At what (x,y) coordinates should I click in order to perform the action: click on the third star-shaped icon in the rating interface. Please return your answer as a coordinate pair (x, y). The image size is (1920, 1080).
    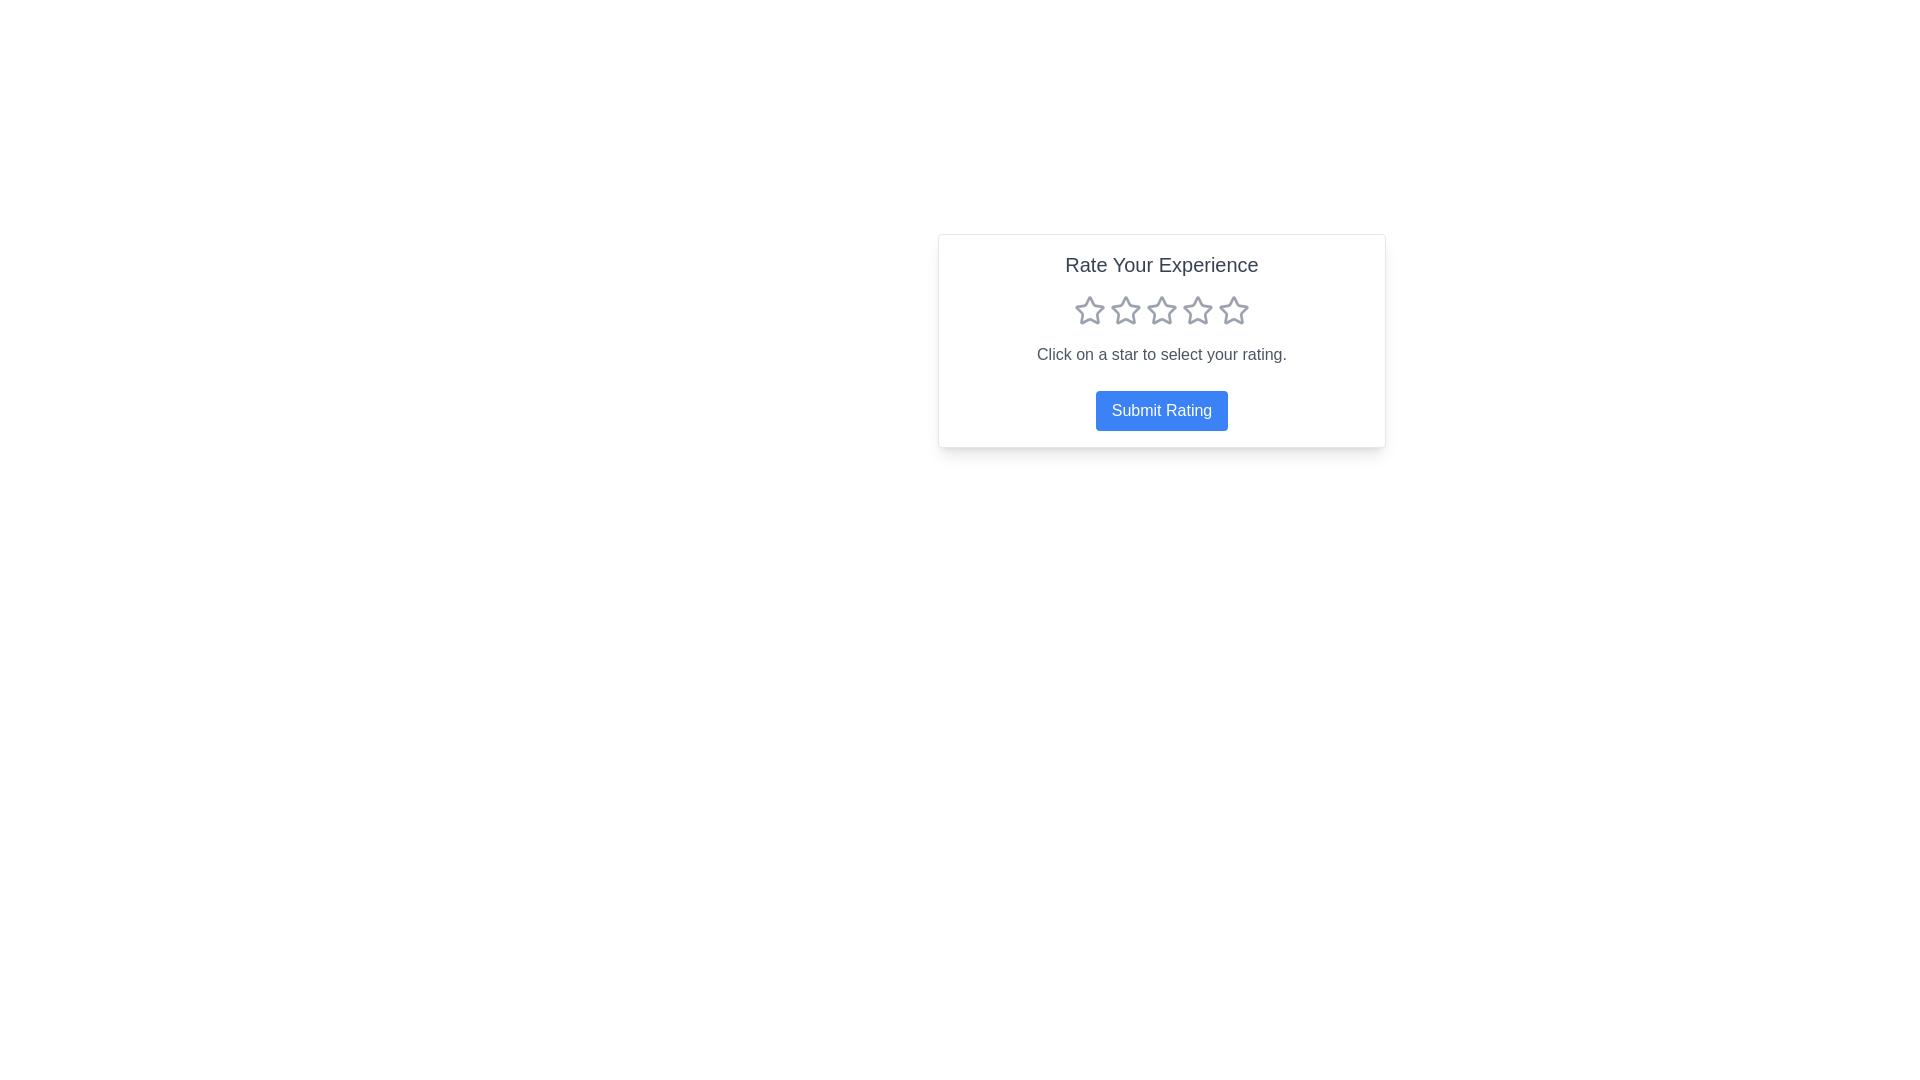
    Looking at the image, I should click on (1161, 309).